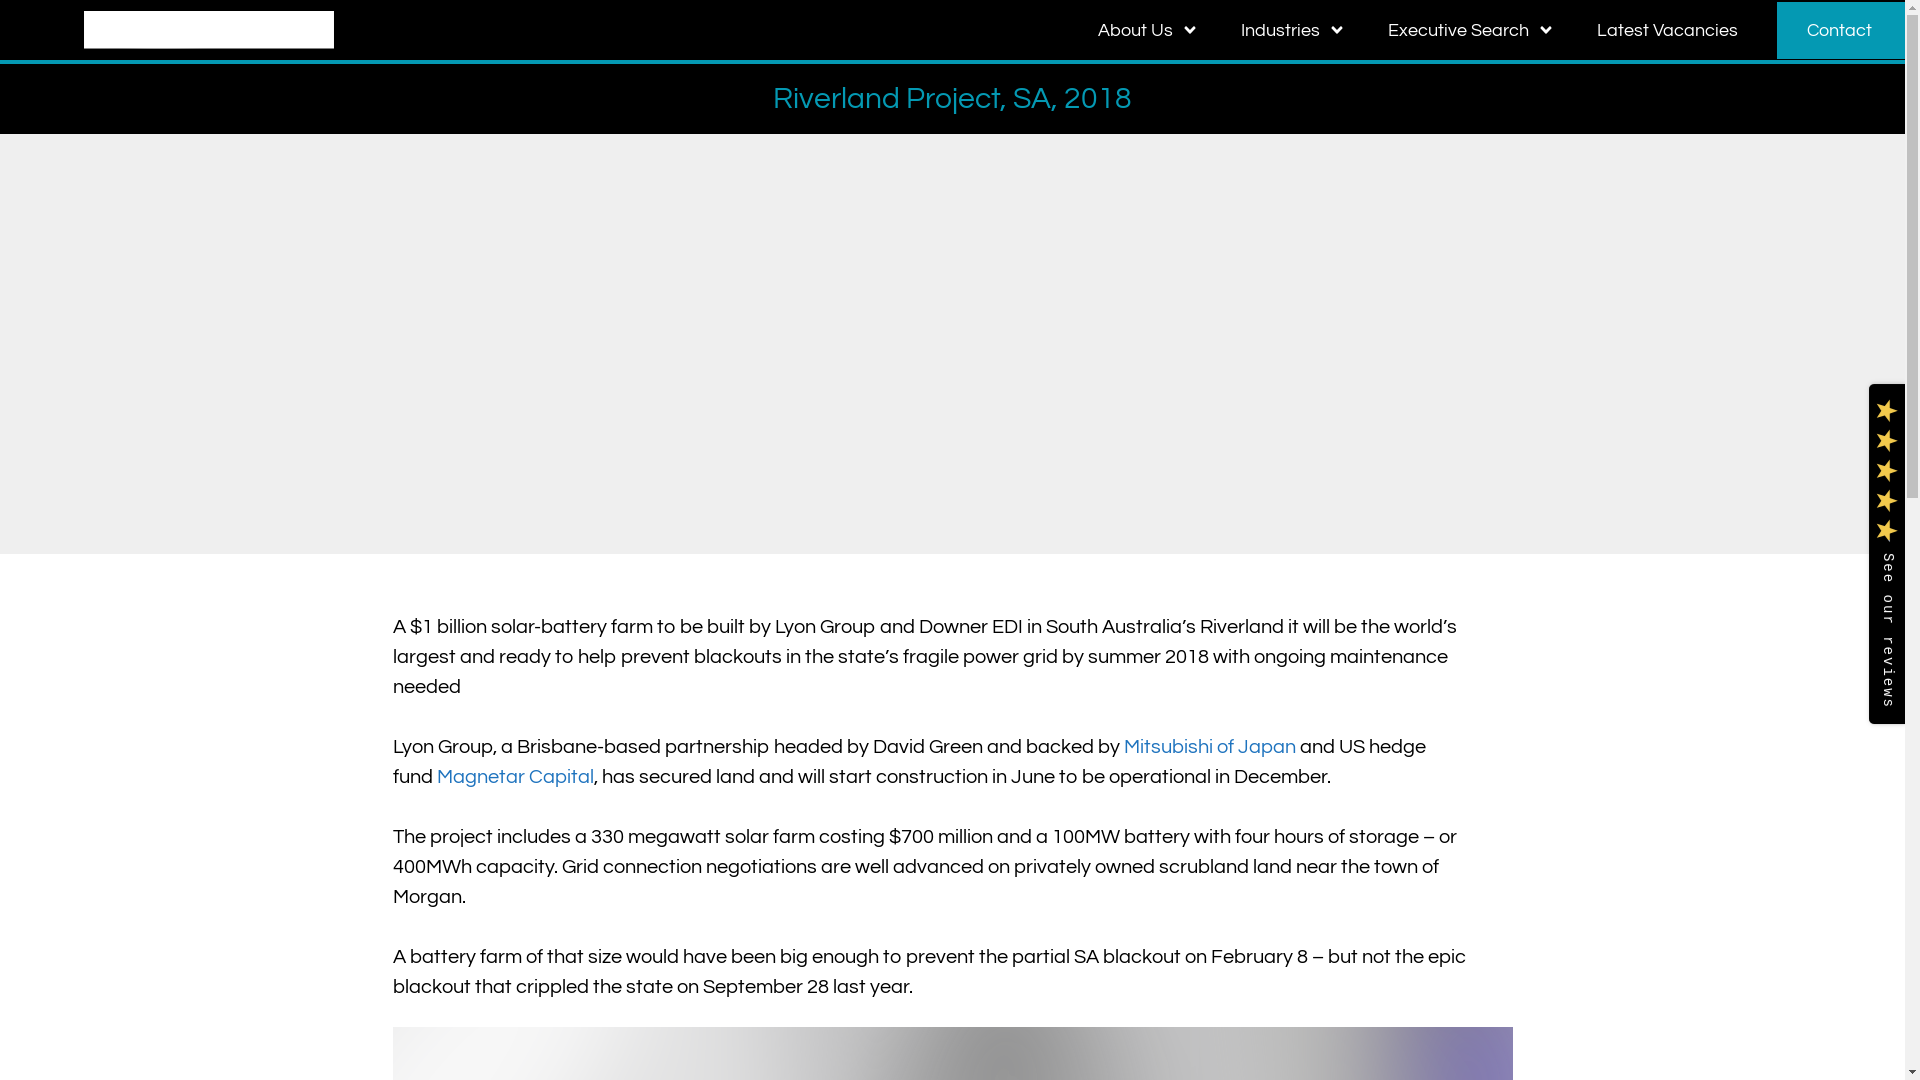 The image size is (1920, 1080). I want to click on 'About Us', so click(1137, 29).